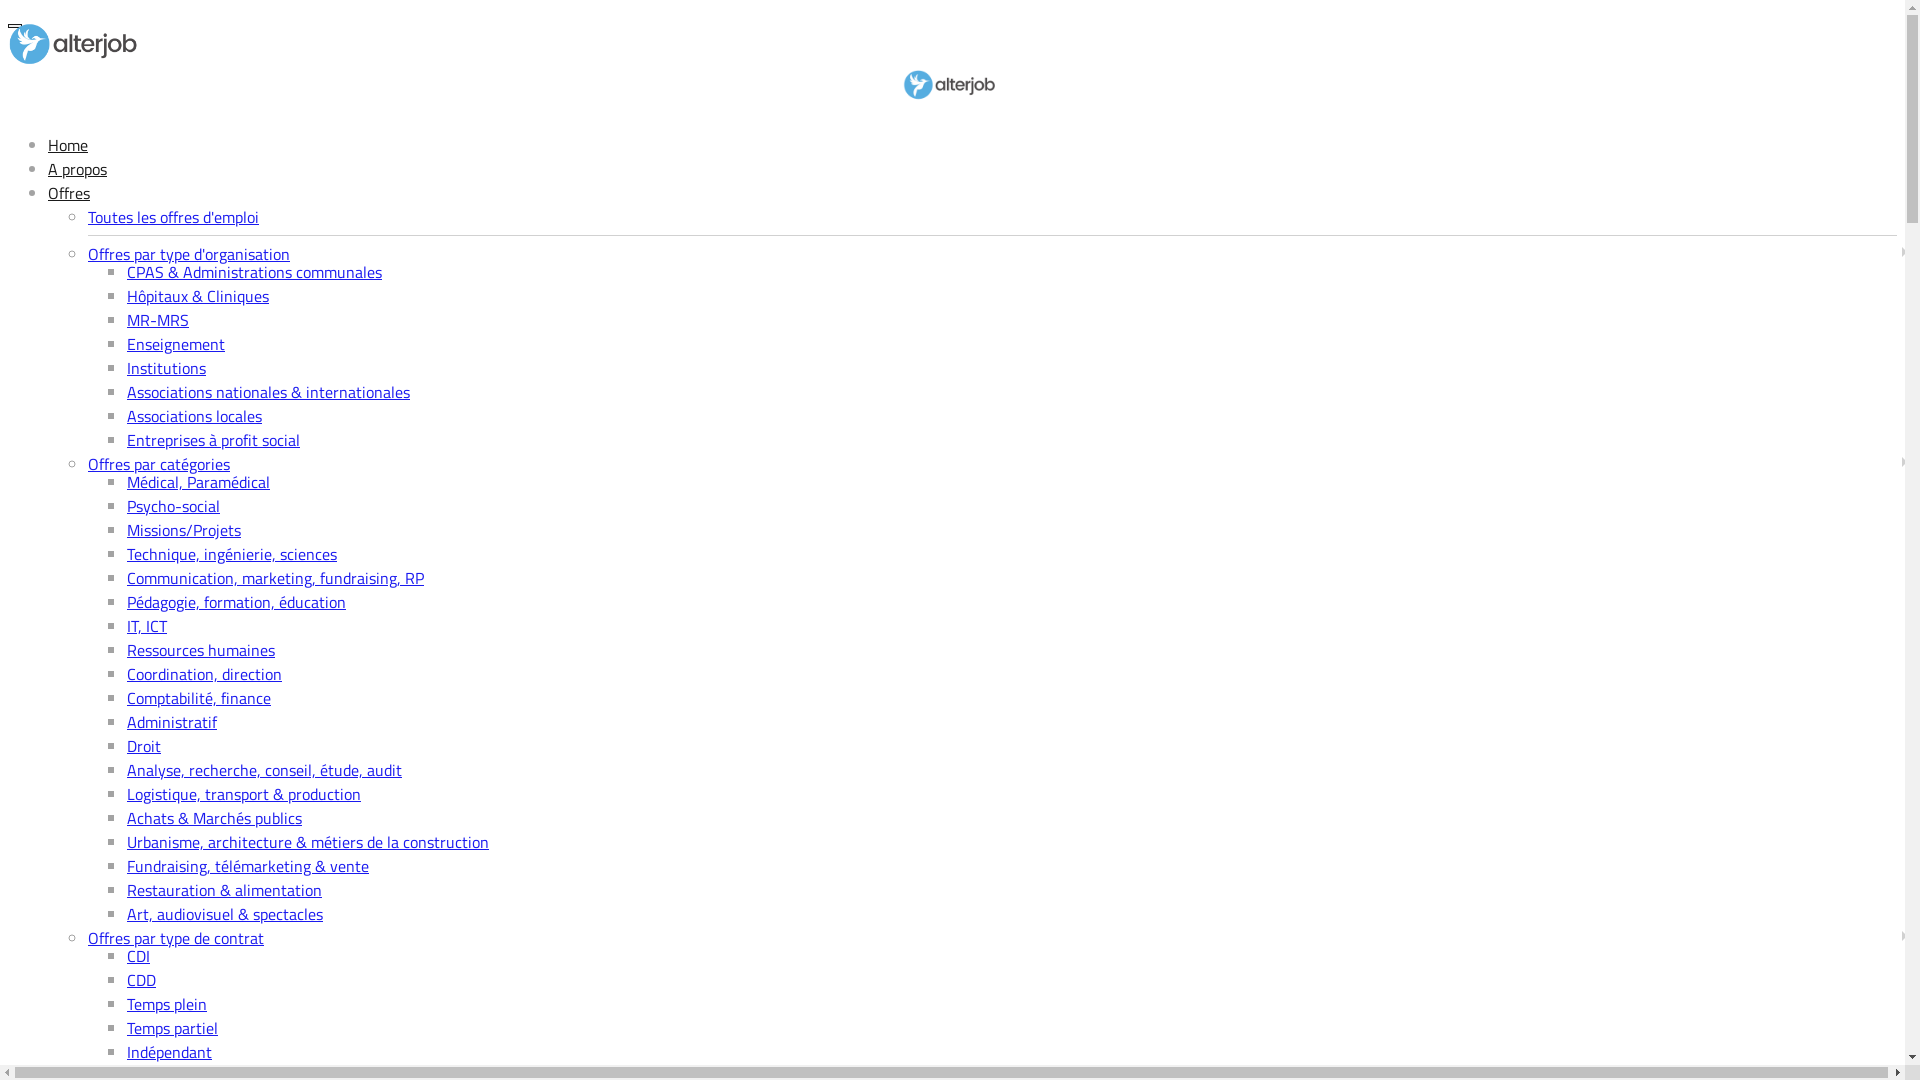 The height and width of the screenshot is (1080, 1920). What do you see at coordinates (176, 937) in the screenshot?
I see `'Offres par type de contrat'` at bounding box center [176, 937].